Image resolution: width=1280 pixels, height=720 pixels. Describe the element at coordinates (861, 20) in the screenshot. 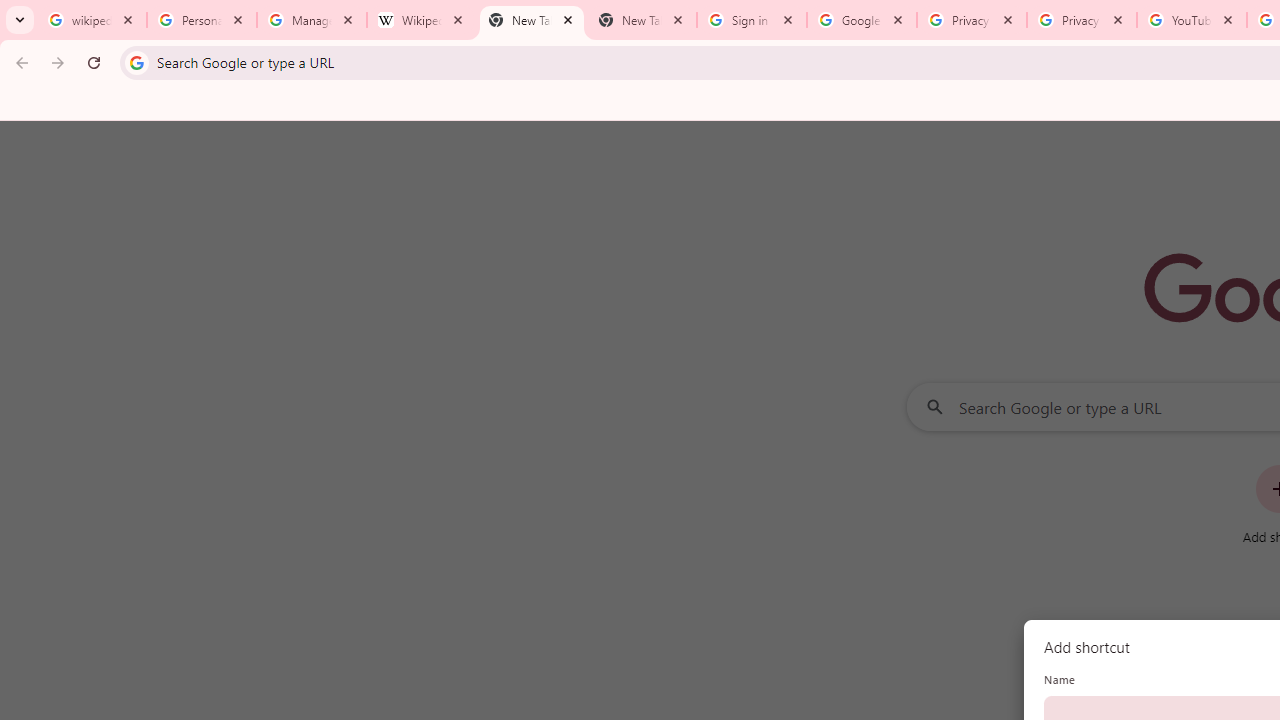

I see `'Google Drive: Sign-in'` at that location.